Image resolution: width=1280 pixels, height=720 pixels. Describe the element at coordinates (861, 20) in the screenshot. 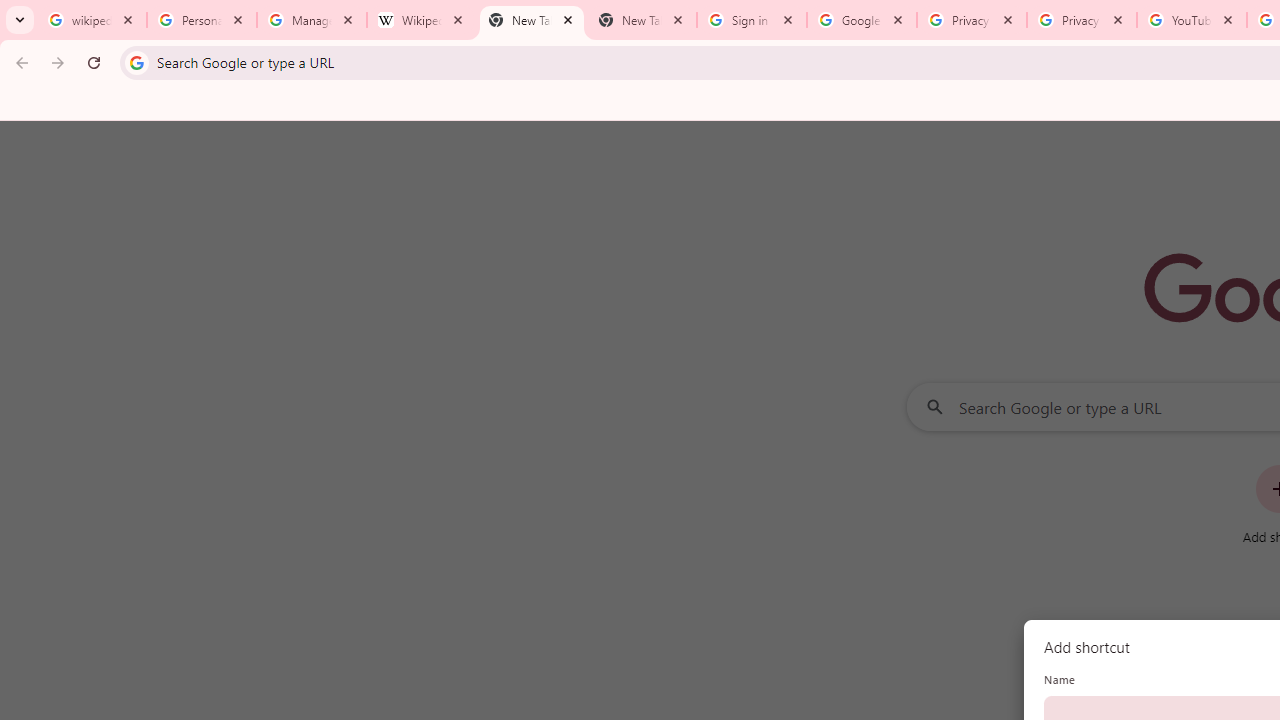

I see `'Google Drive: Sign-in'` at that location.